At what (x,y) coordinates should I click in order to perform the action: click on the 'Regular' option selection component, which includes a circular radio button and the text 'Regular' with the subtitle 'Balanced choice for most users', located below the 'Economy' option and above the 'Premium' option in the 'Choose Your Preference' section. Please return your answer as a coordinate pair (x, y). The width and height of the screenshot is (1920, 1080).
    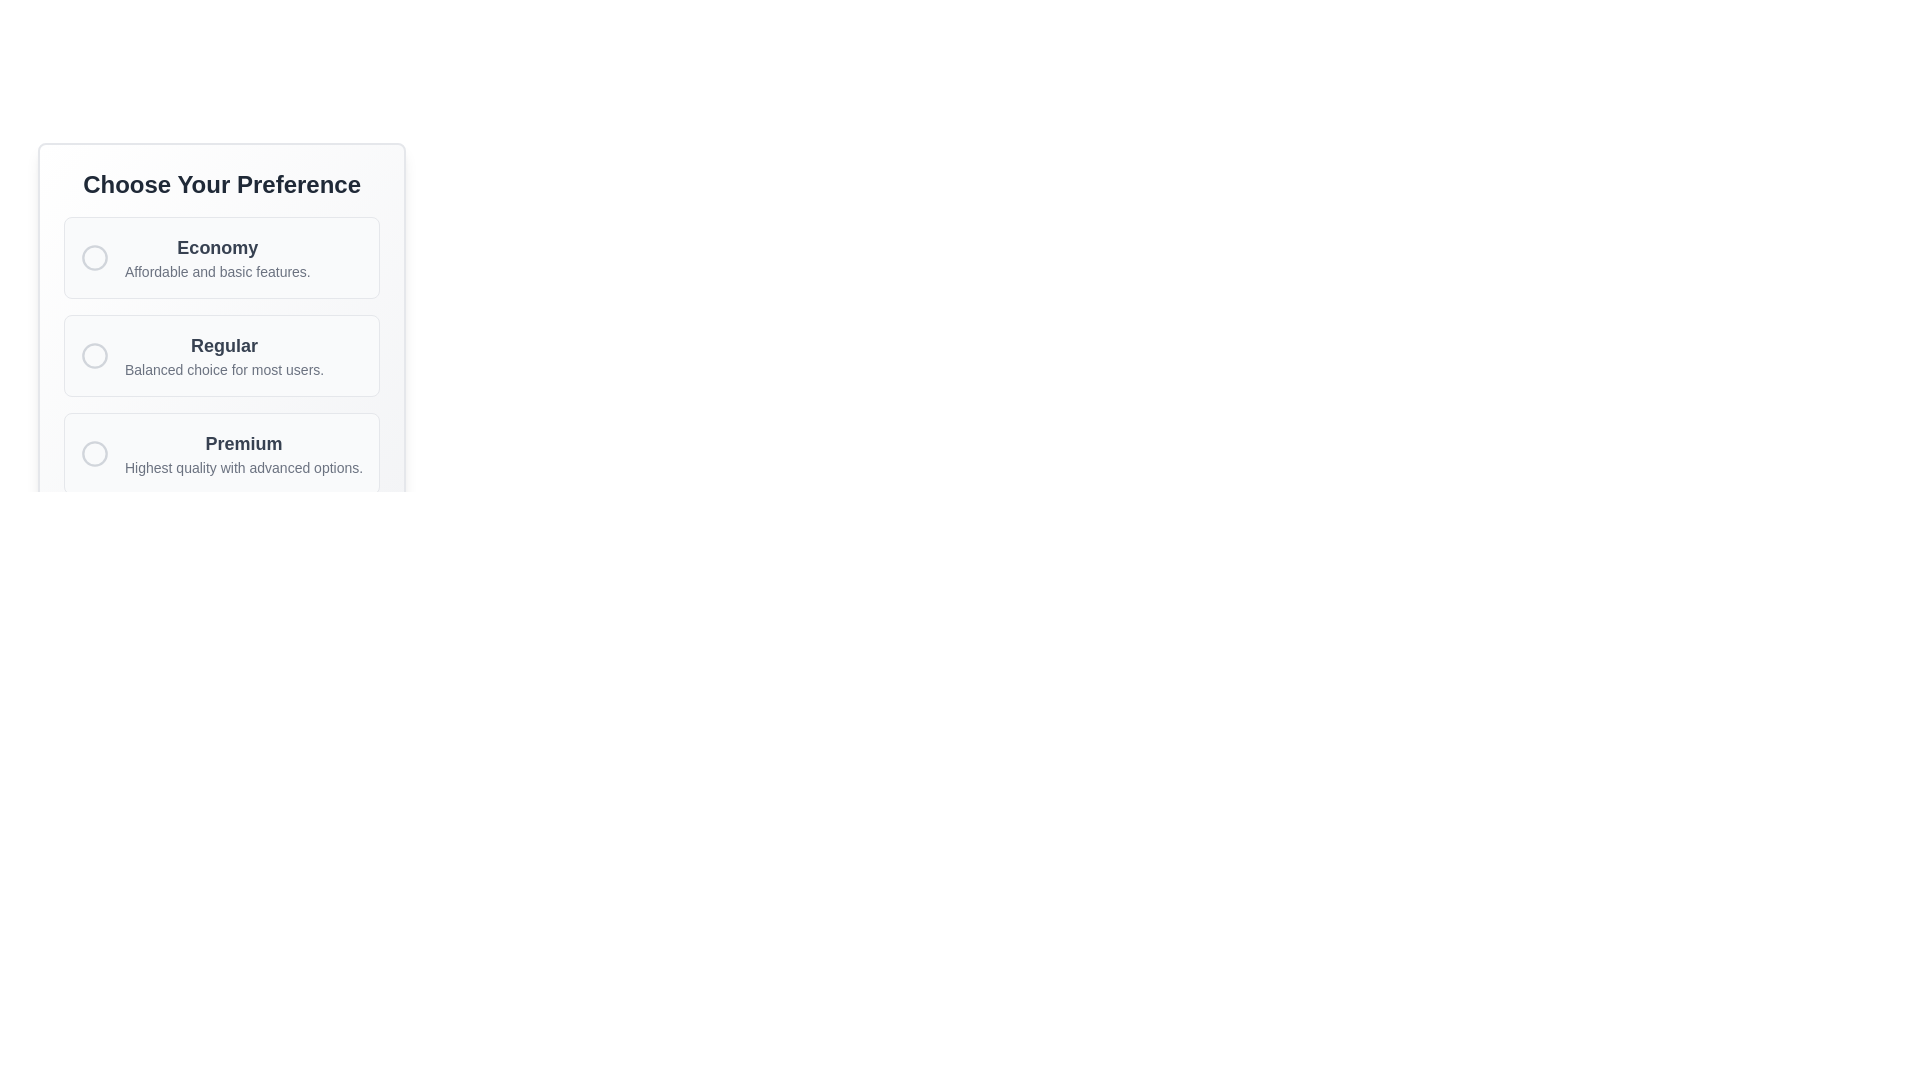
    Looking at the image, I should click on (222, 354).